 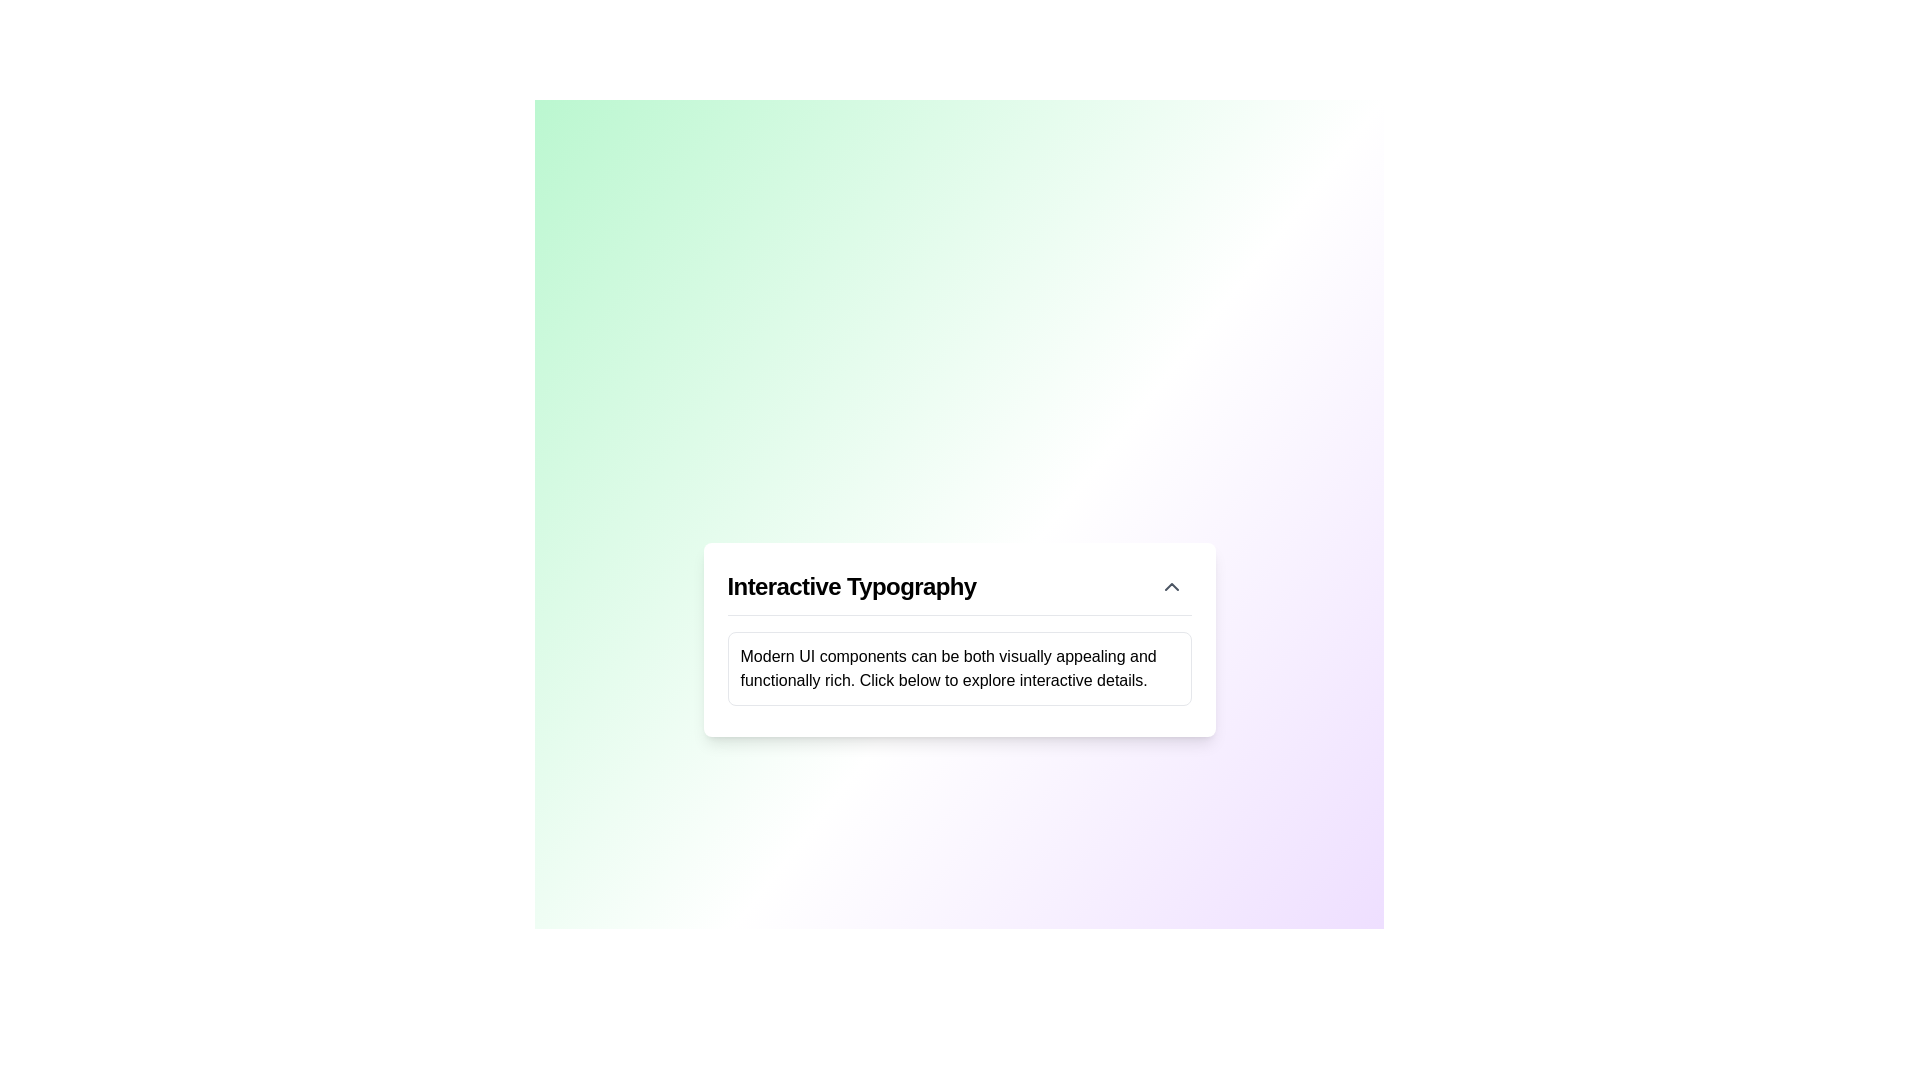 I want to click on the upward-facing chevron arrow icon button located on the far right of the 'Interactive Typography' header section, so click(x=1171, y=585).